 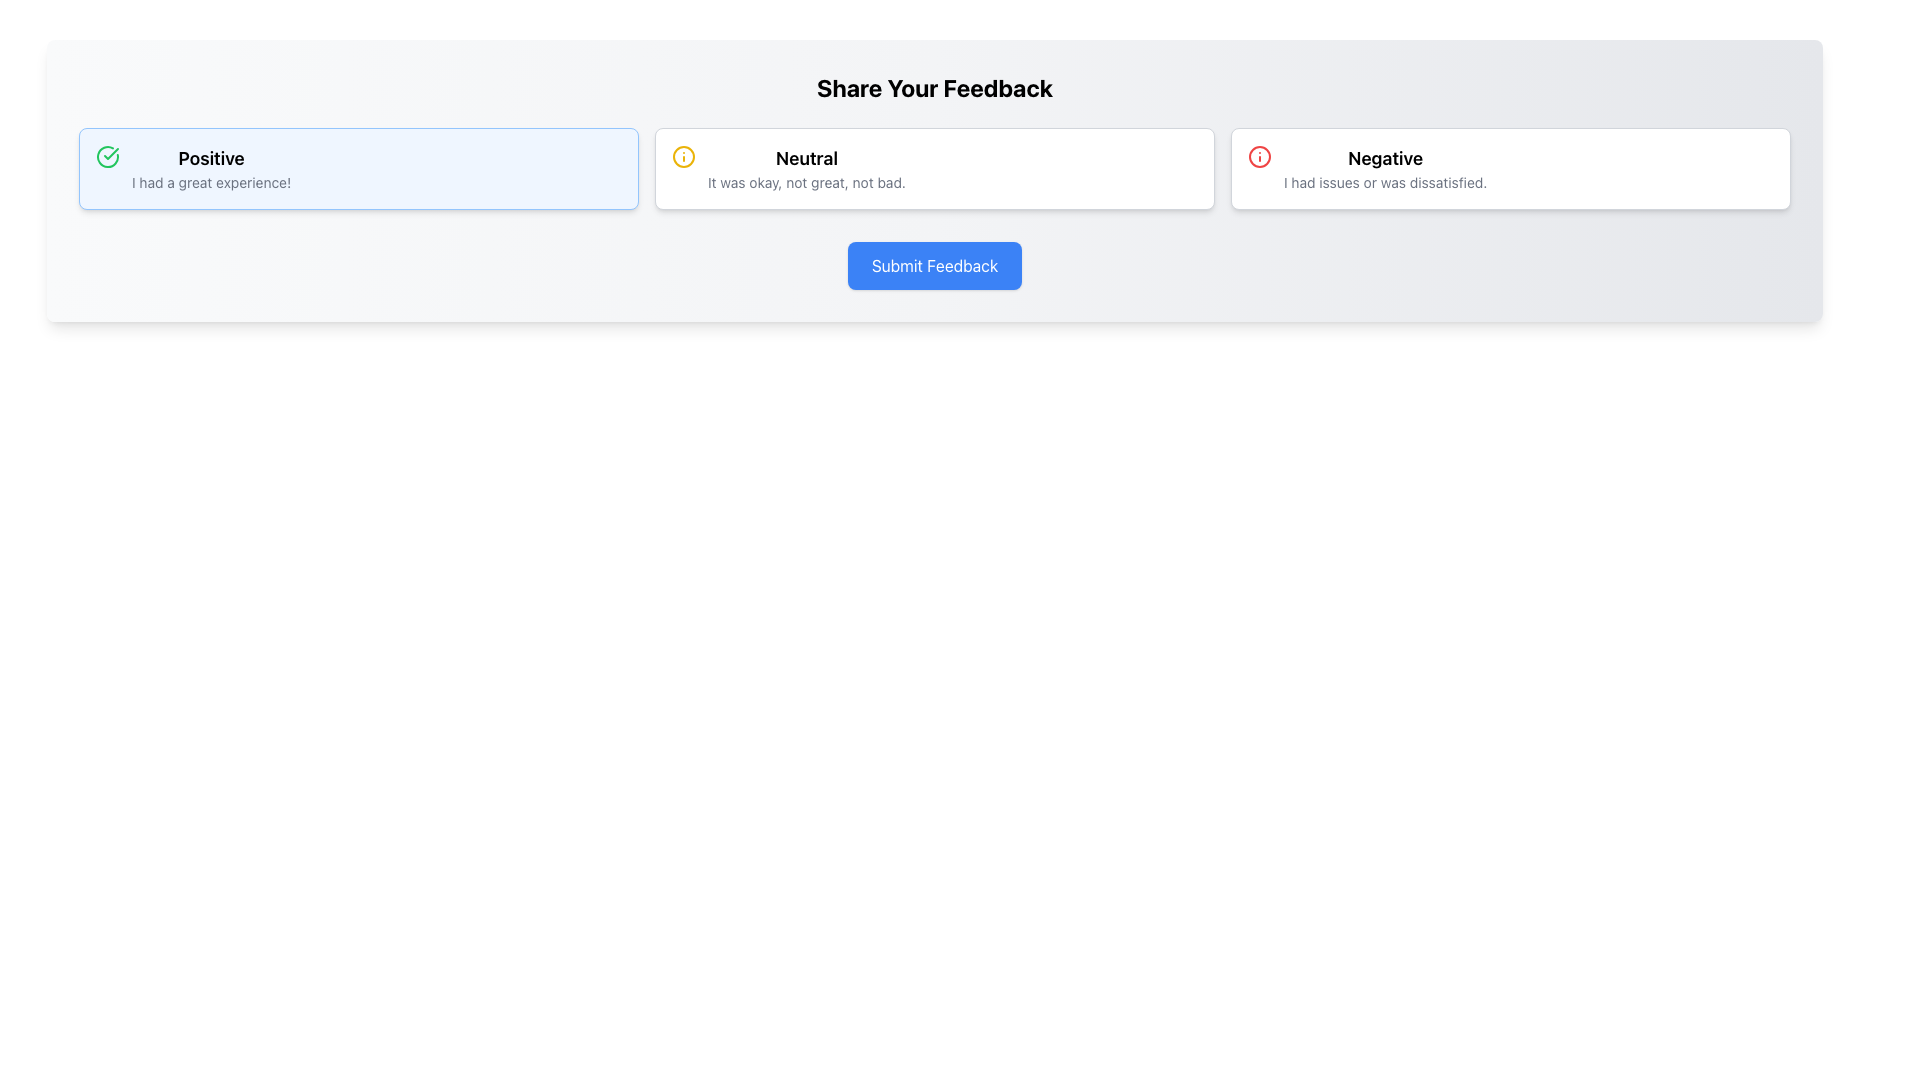 What do you see at coordinates (359, 168) in the screenshot?
I see `the Feedback option card representing a positive experience, located at the first position in the group of three feedback options` at bounding box center [359, 168].